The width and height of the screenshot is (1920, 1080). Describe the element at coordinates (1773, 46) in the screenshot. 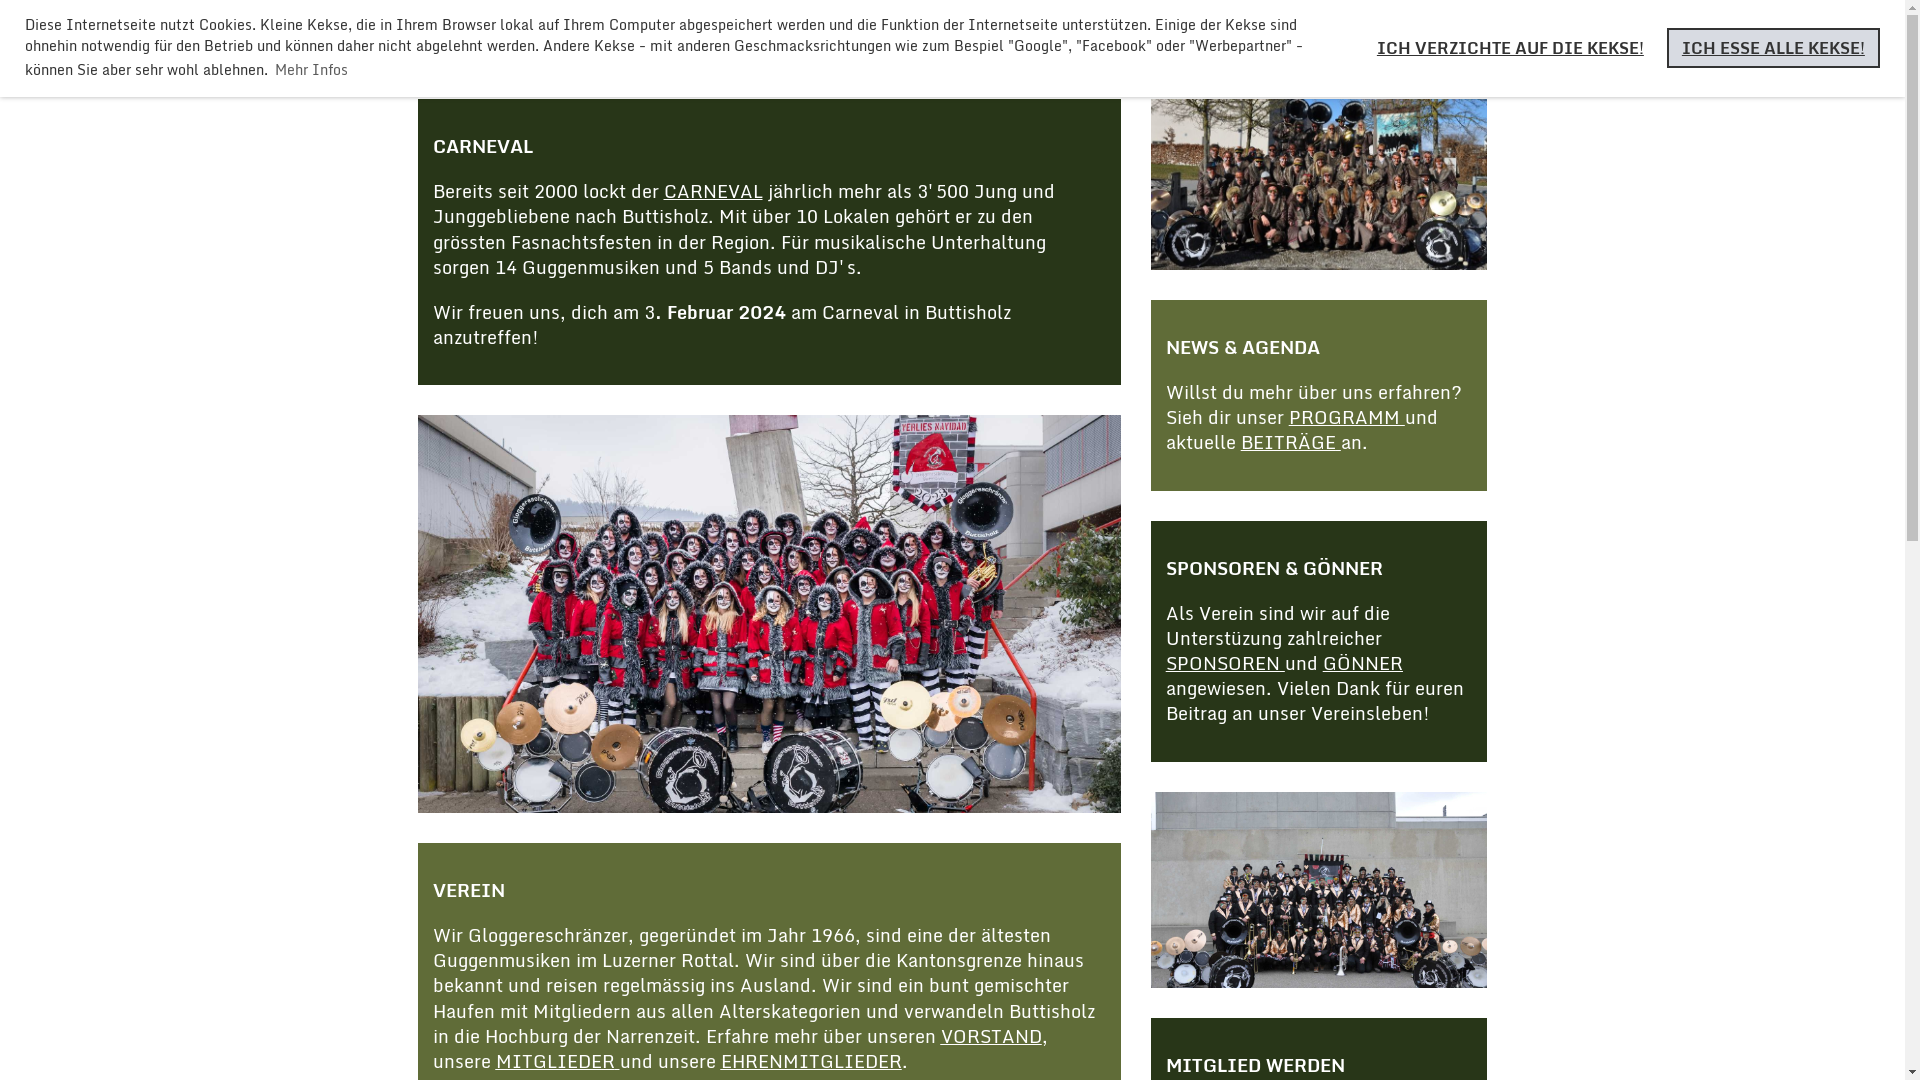

I see `'ICH ESSE ALLE KEKSE!'` at that location.